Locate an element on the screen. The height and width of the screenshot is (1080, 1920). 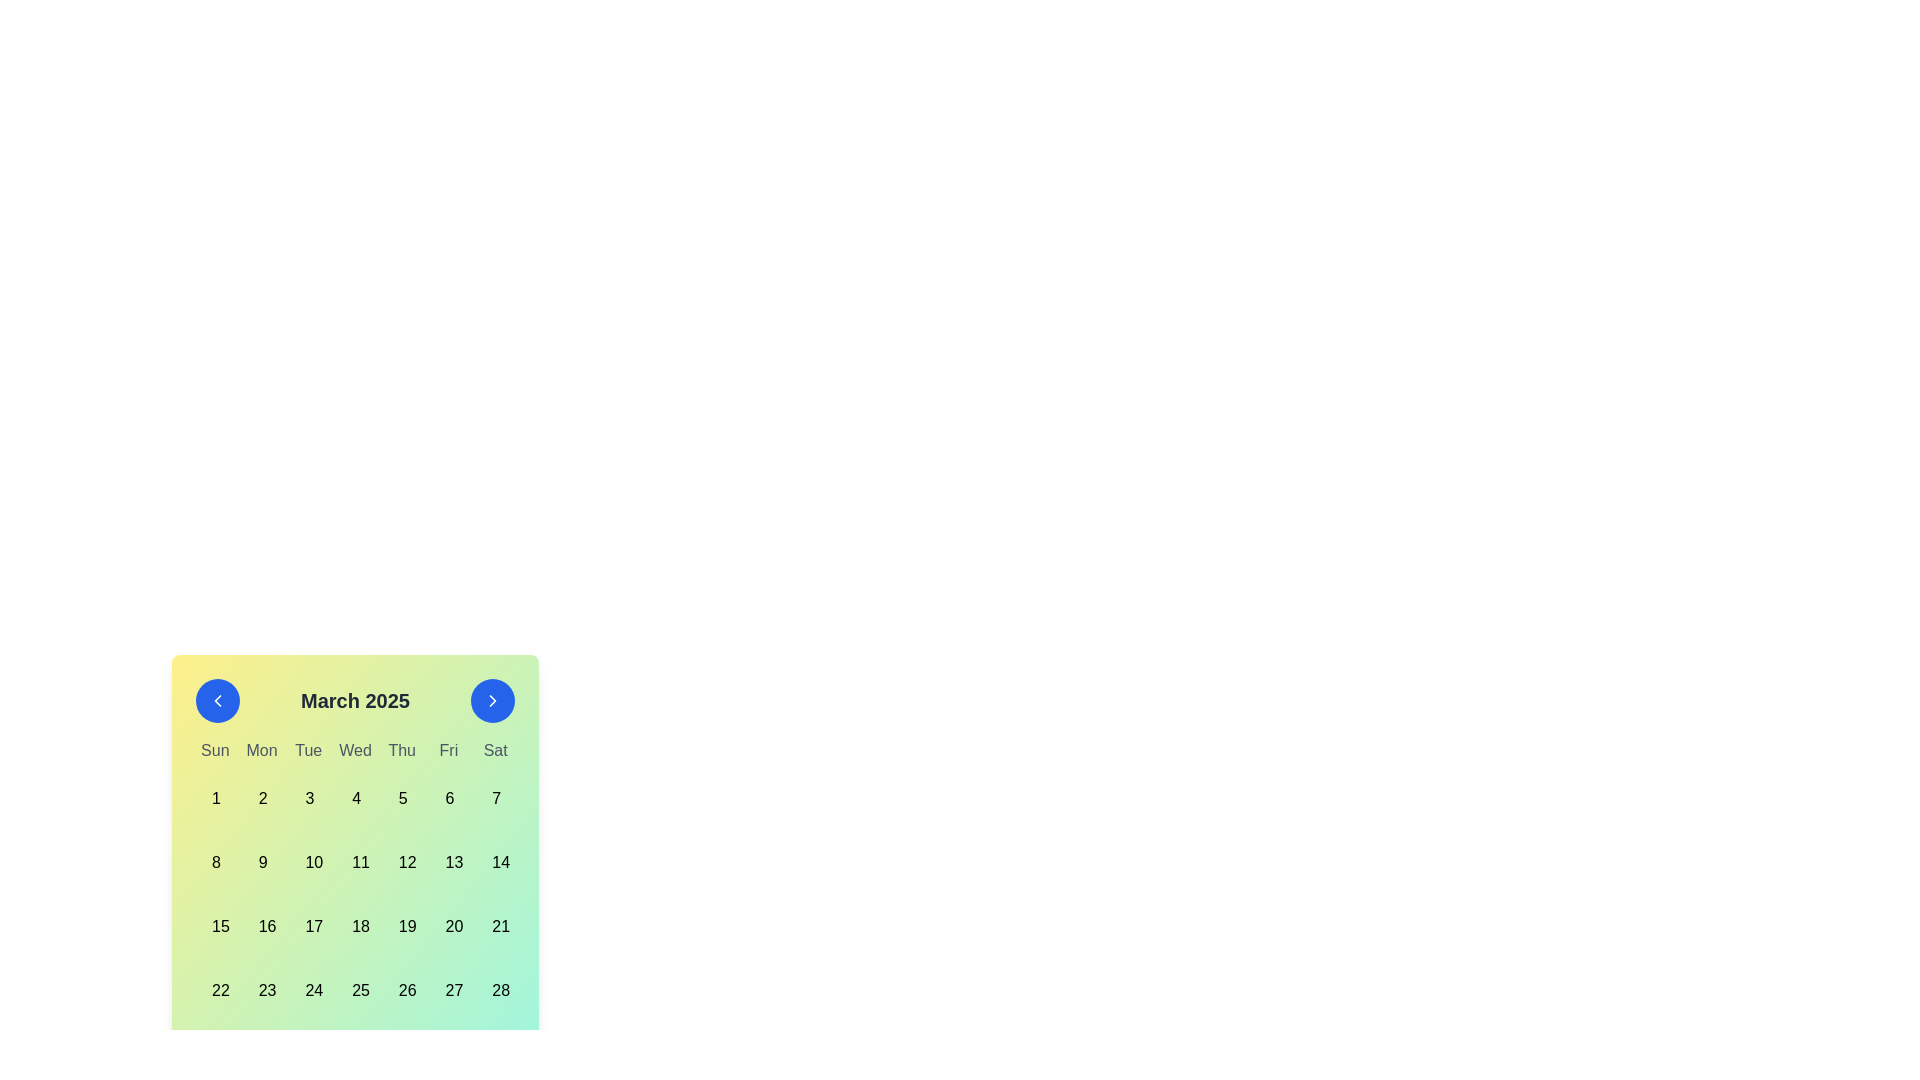
the clickable calendar day cell representing the 14th day of the month is located at coordinates (495, 862).